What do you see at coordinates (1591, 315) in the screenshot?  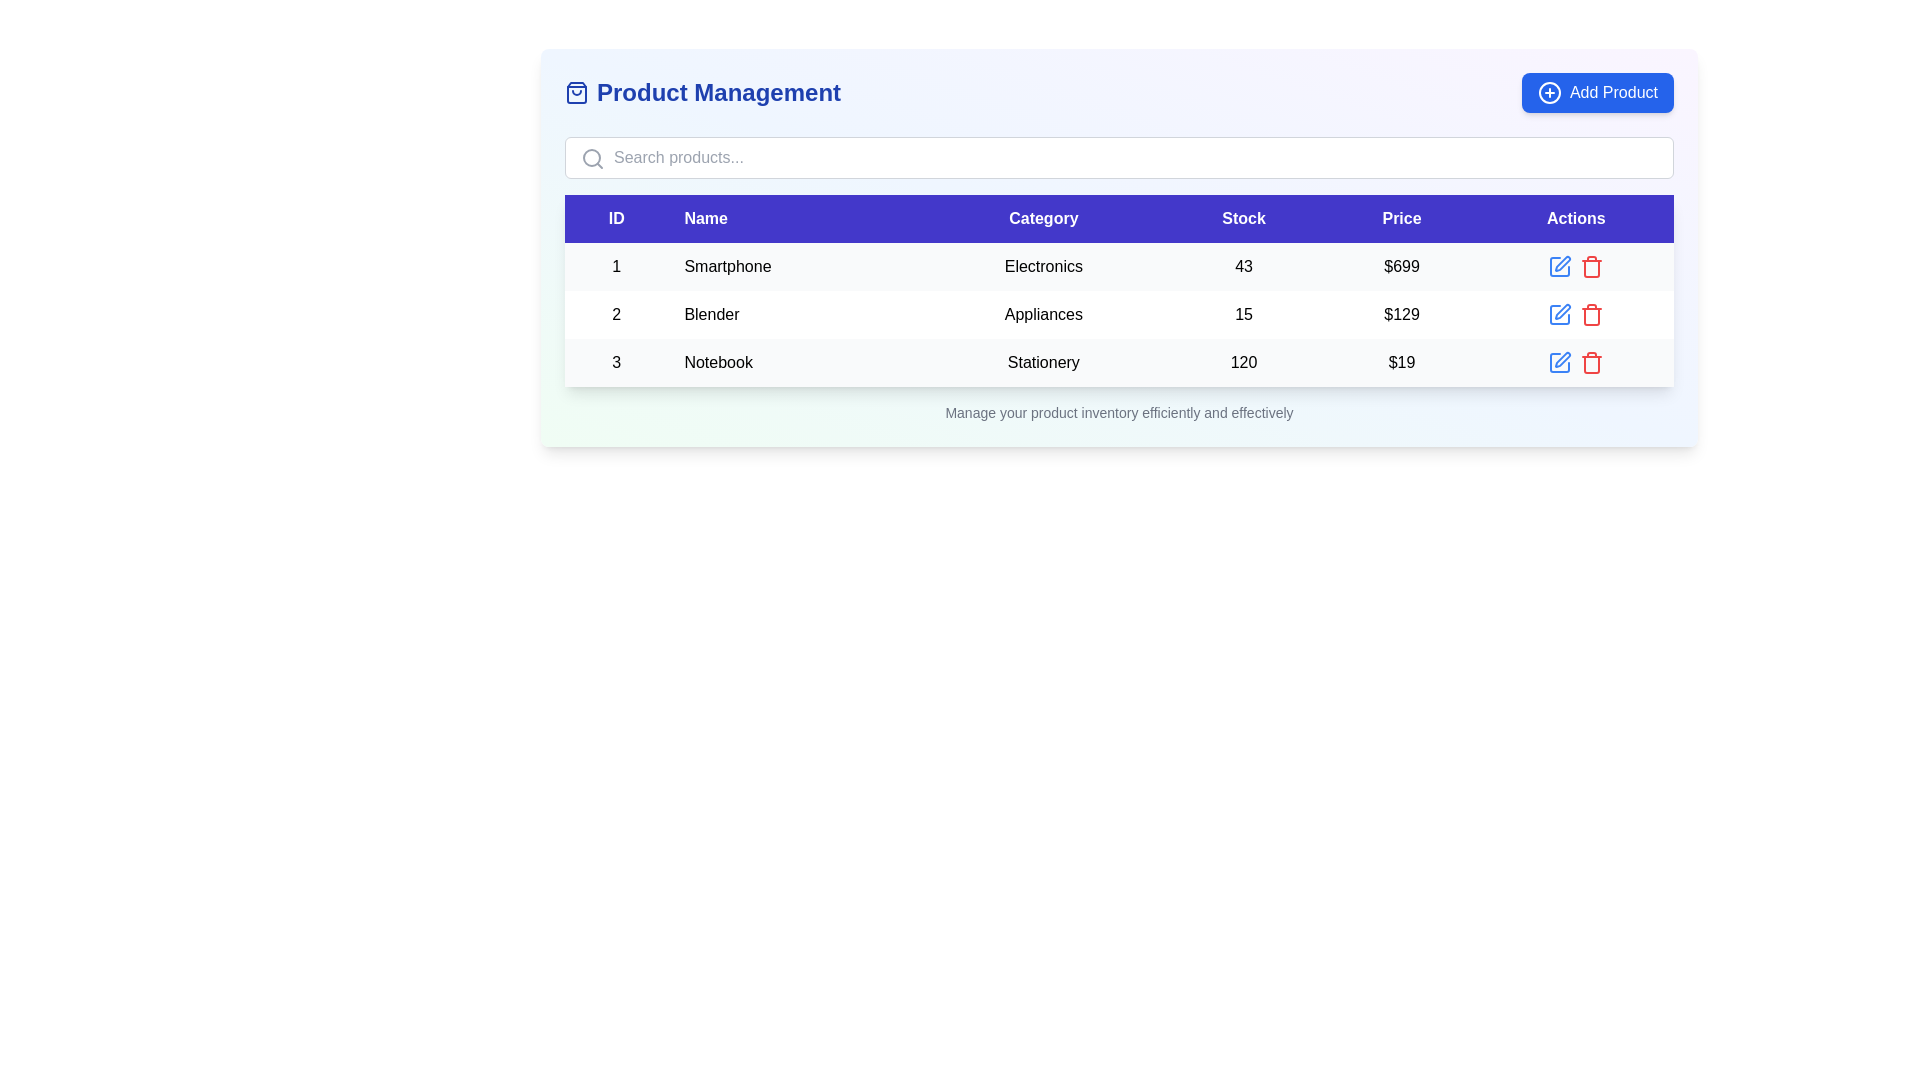 I see `the delete button which contains the body of the trash bin icon for the item 'Blender' in the second row of the table` at bounding box center [1591, 315].